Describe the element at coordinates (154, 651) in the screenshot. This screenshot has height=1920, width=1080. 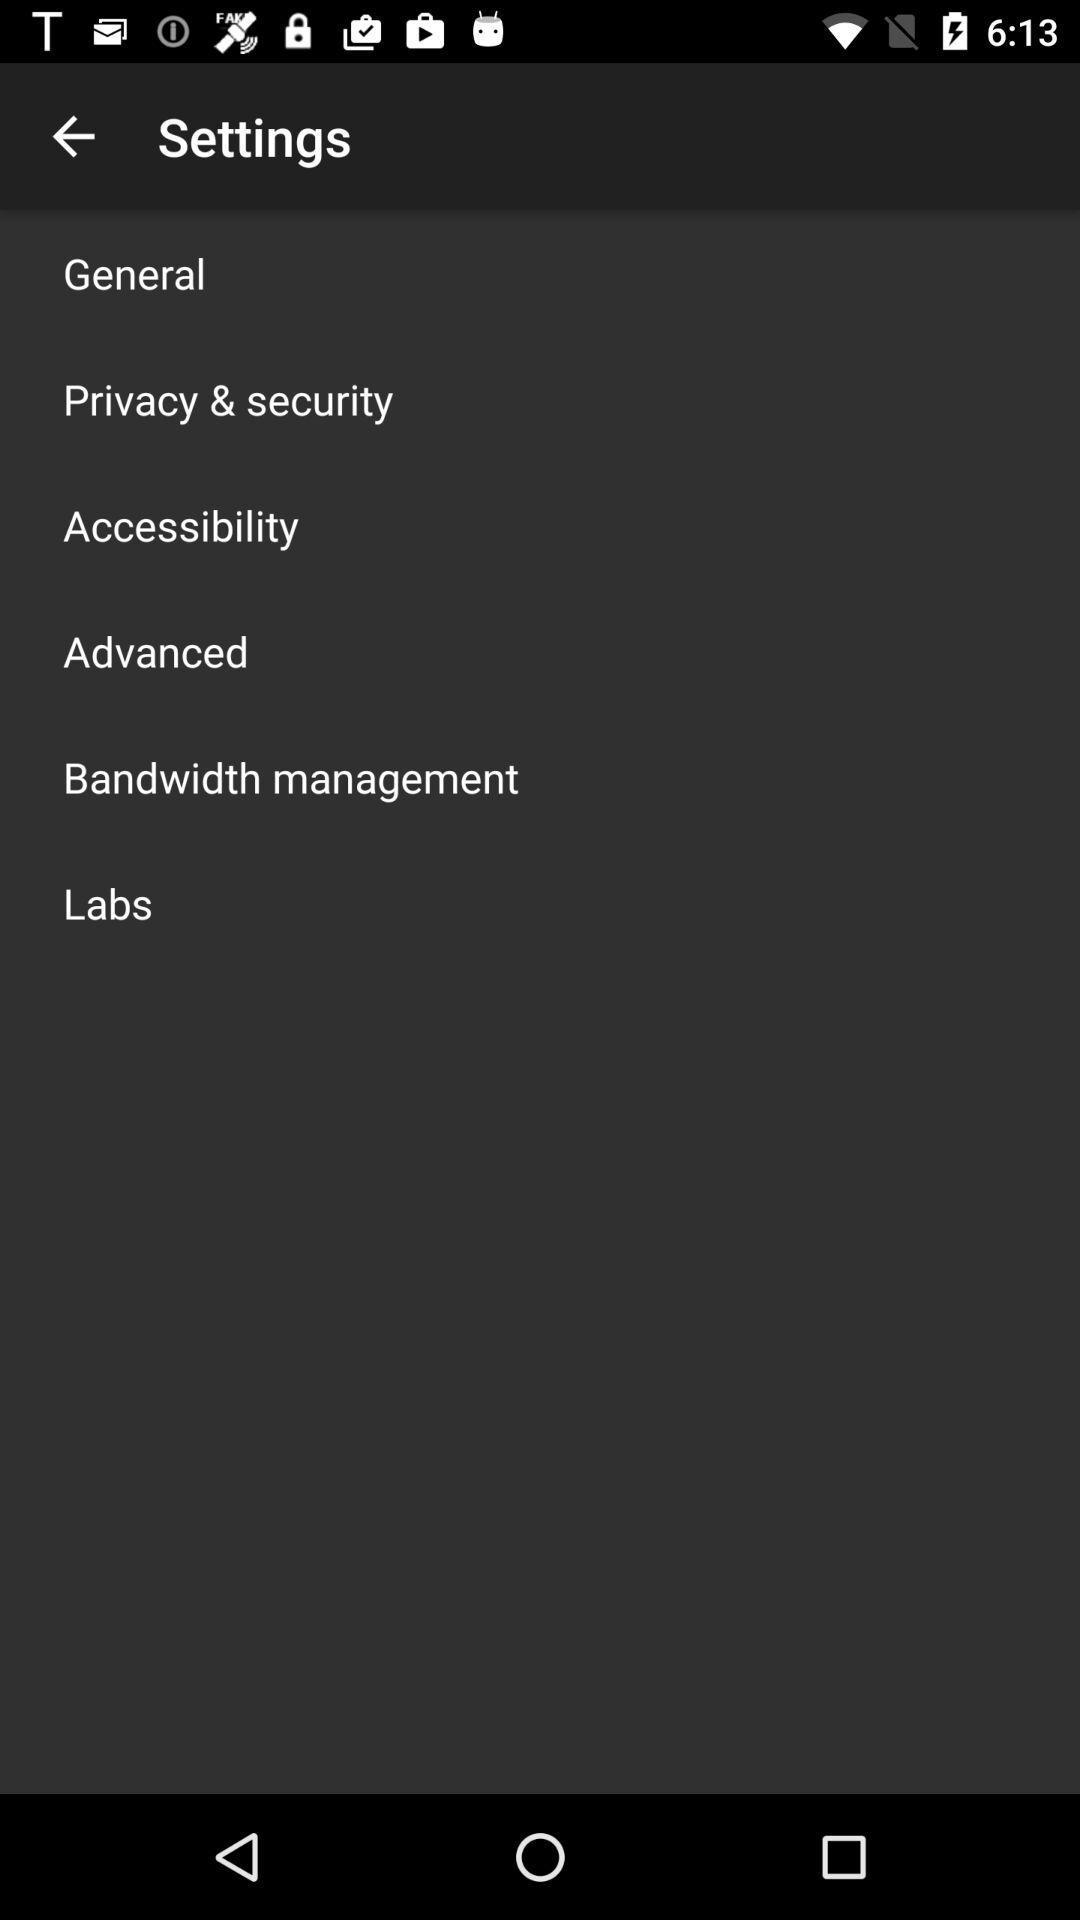
I see `advanced item` at that location.